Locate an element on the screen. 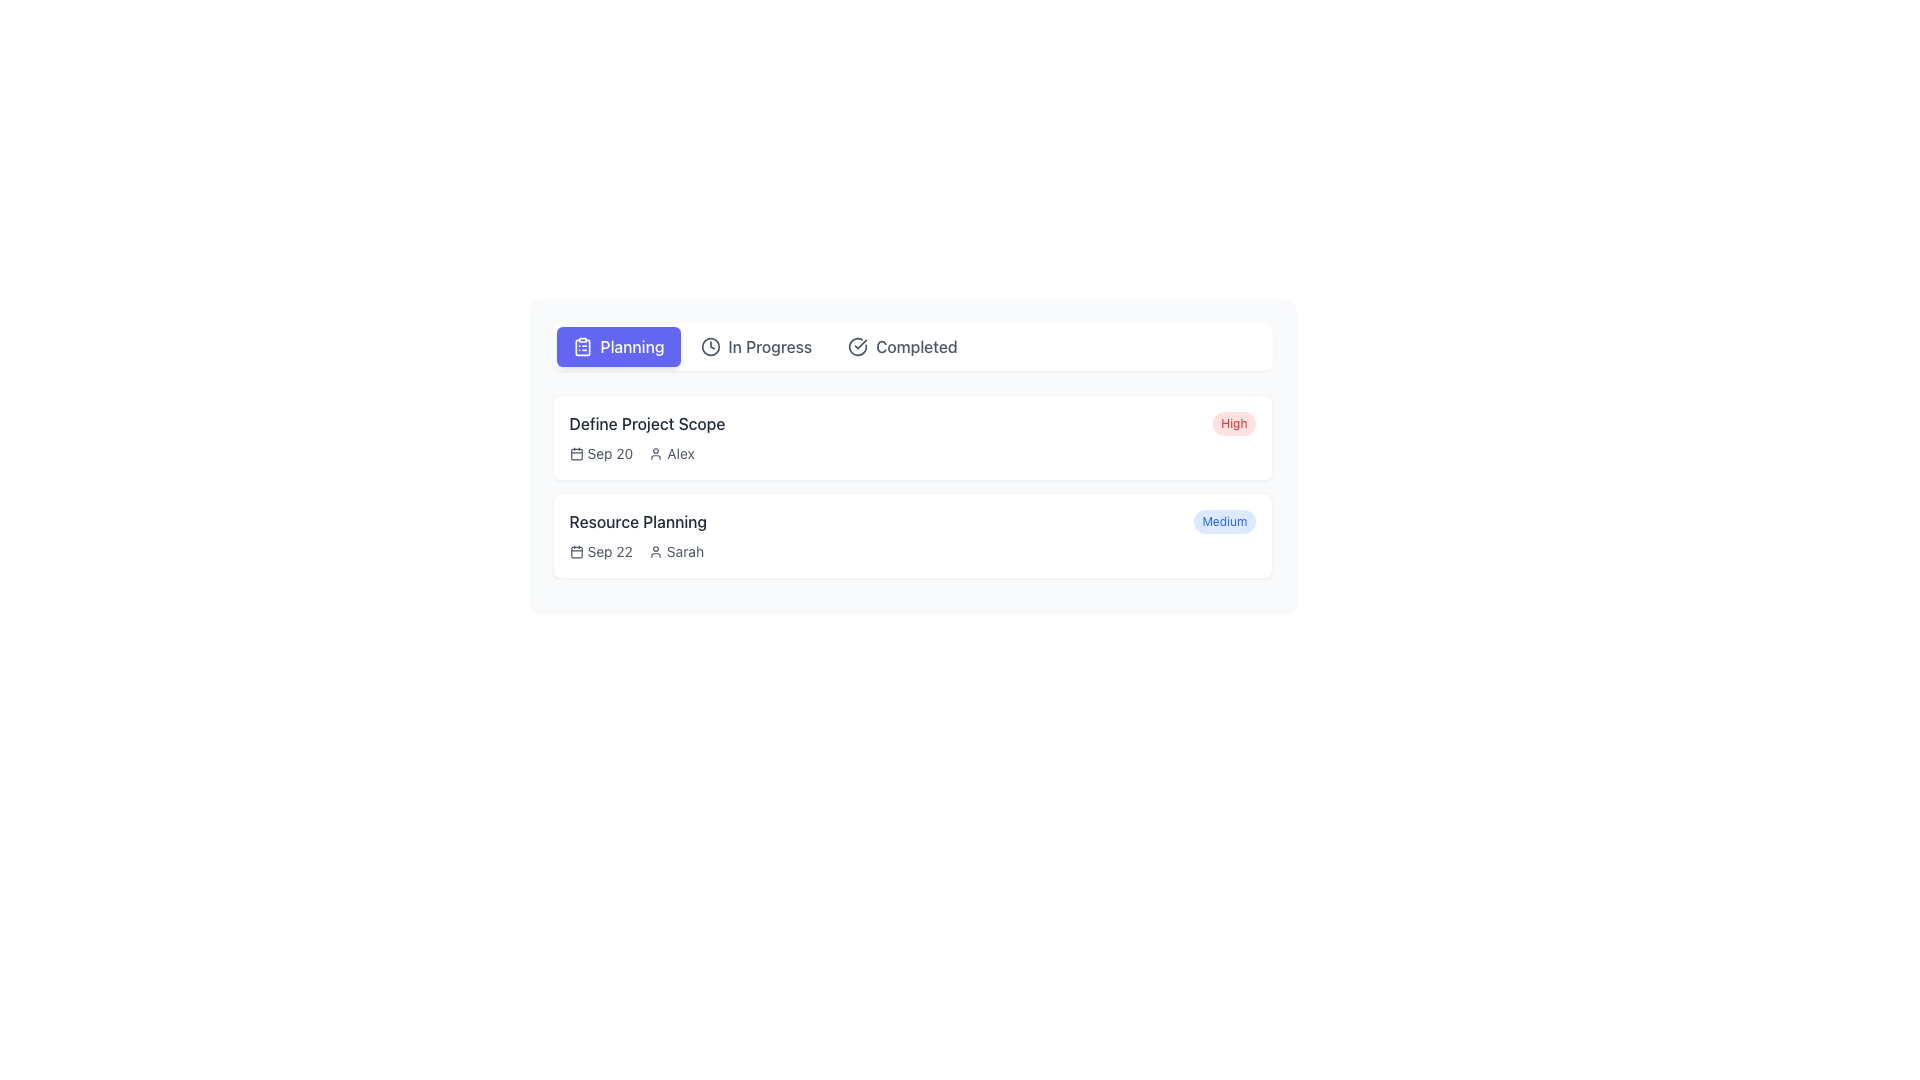 Image resolution: width=1920 pixels, height=1080 pixels. the text label displaying the date for the task 'Resource Planning' adjacent to 'Sarah' for assistive technologies is located at coordinates (609, 551).